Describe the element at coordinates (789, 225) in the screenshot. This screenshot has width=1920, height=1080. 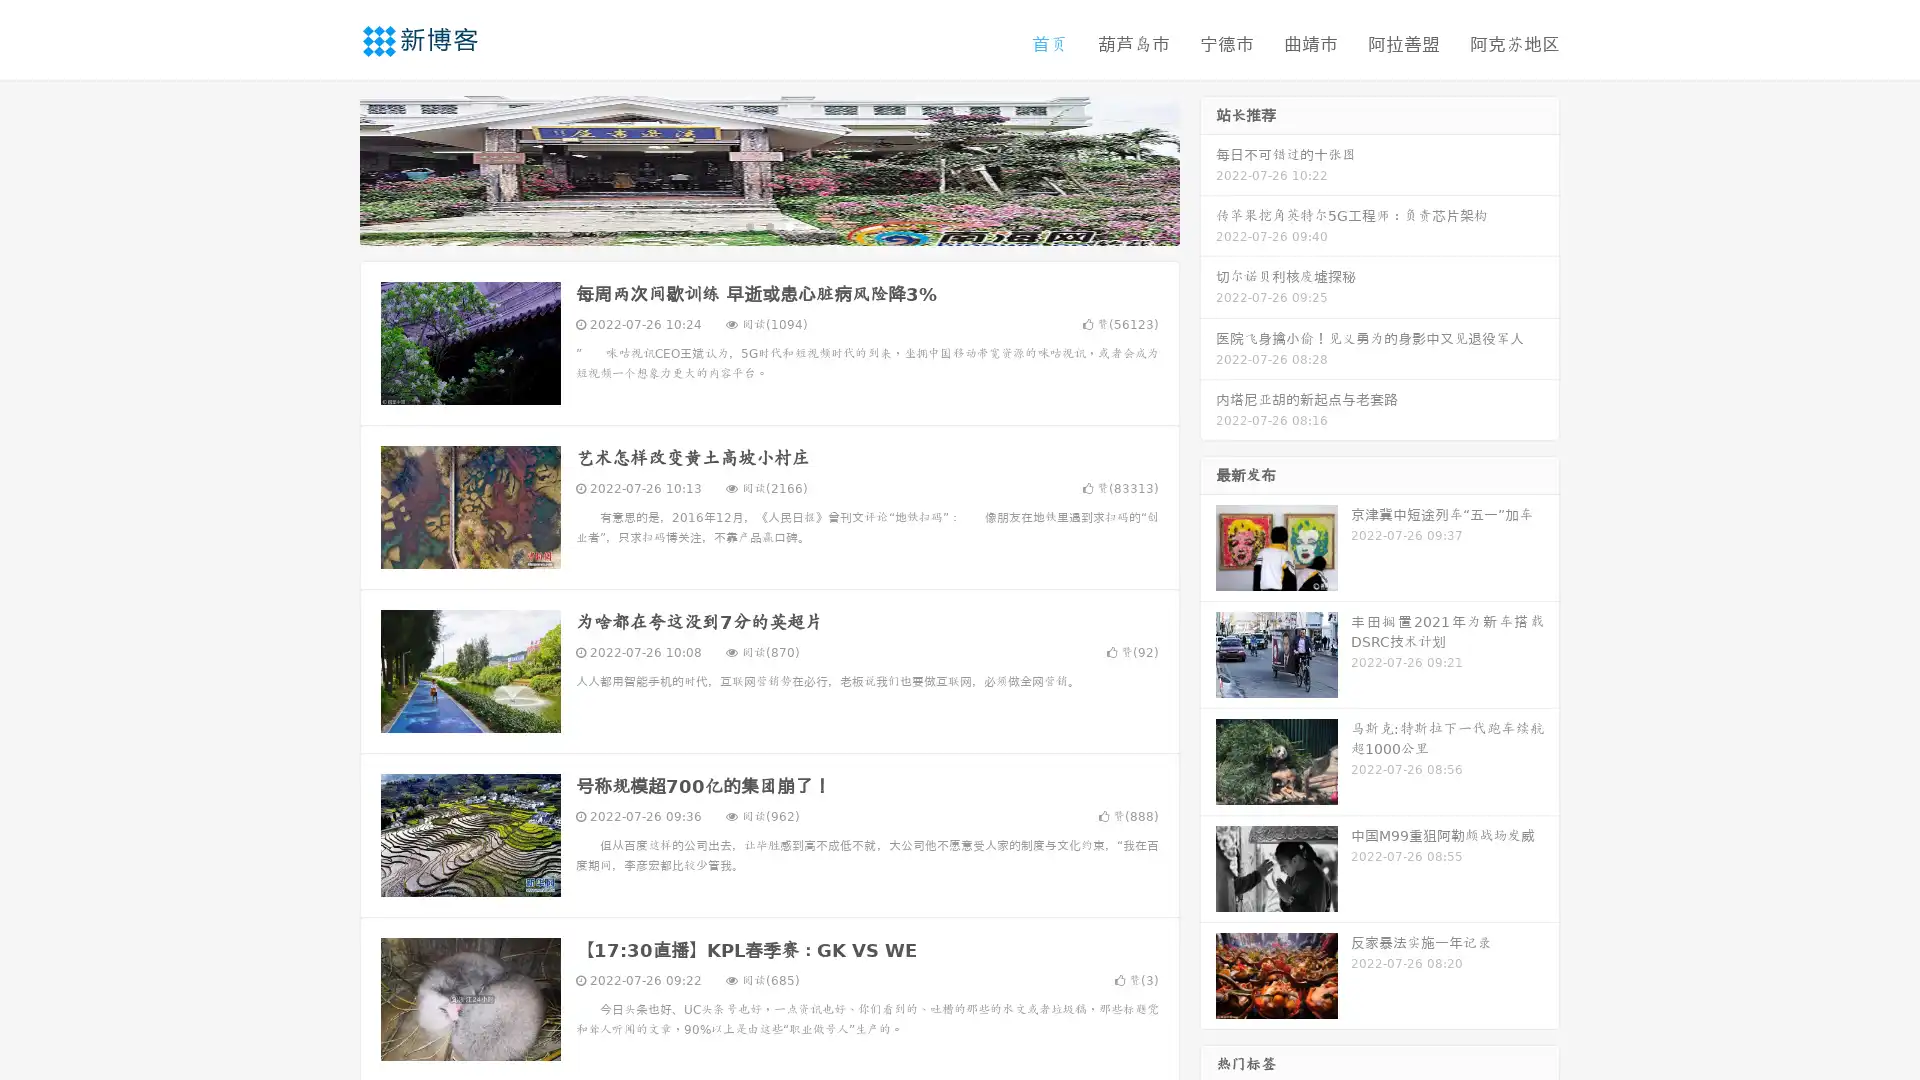
I see `Go to slide 3` at that location.